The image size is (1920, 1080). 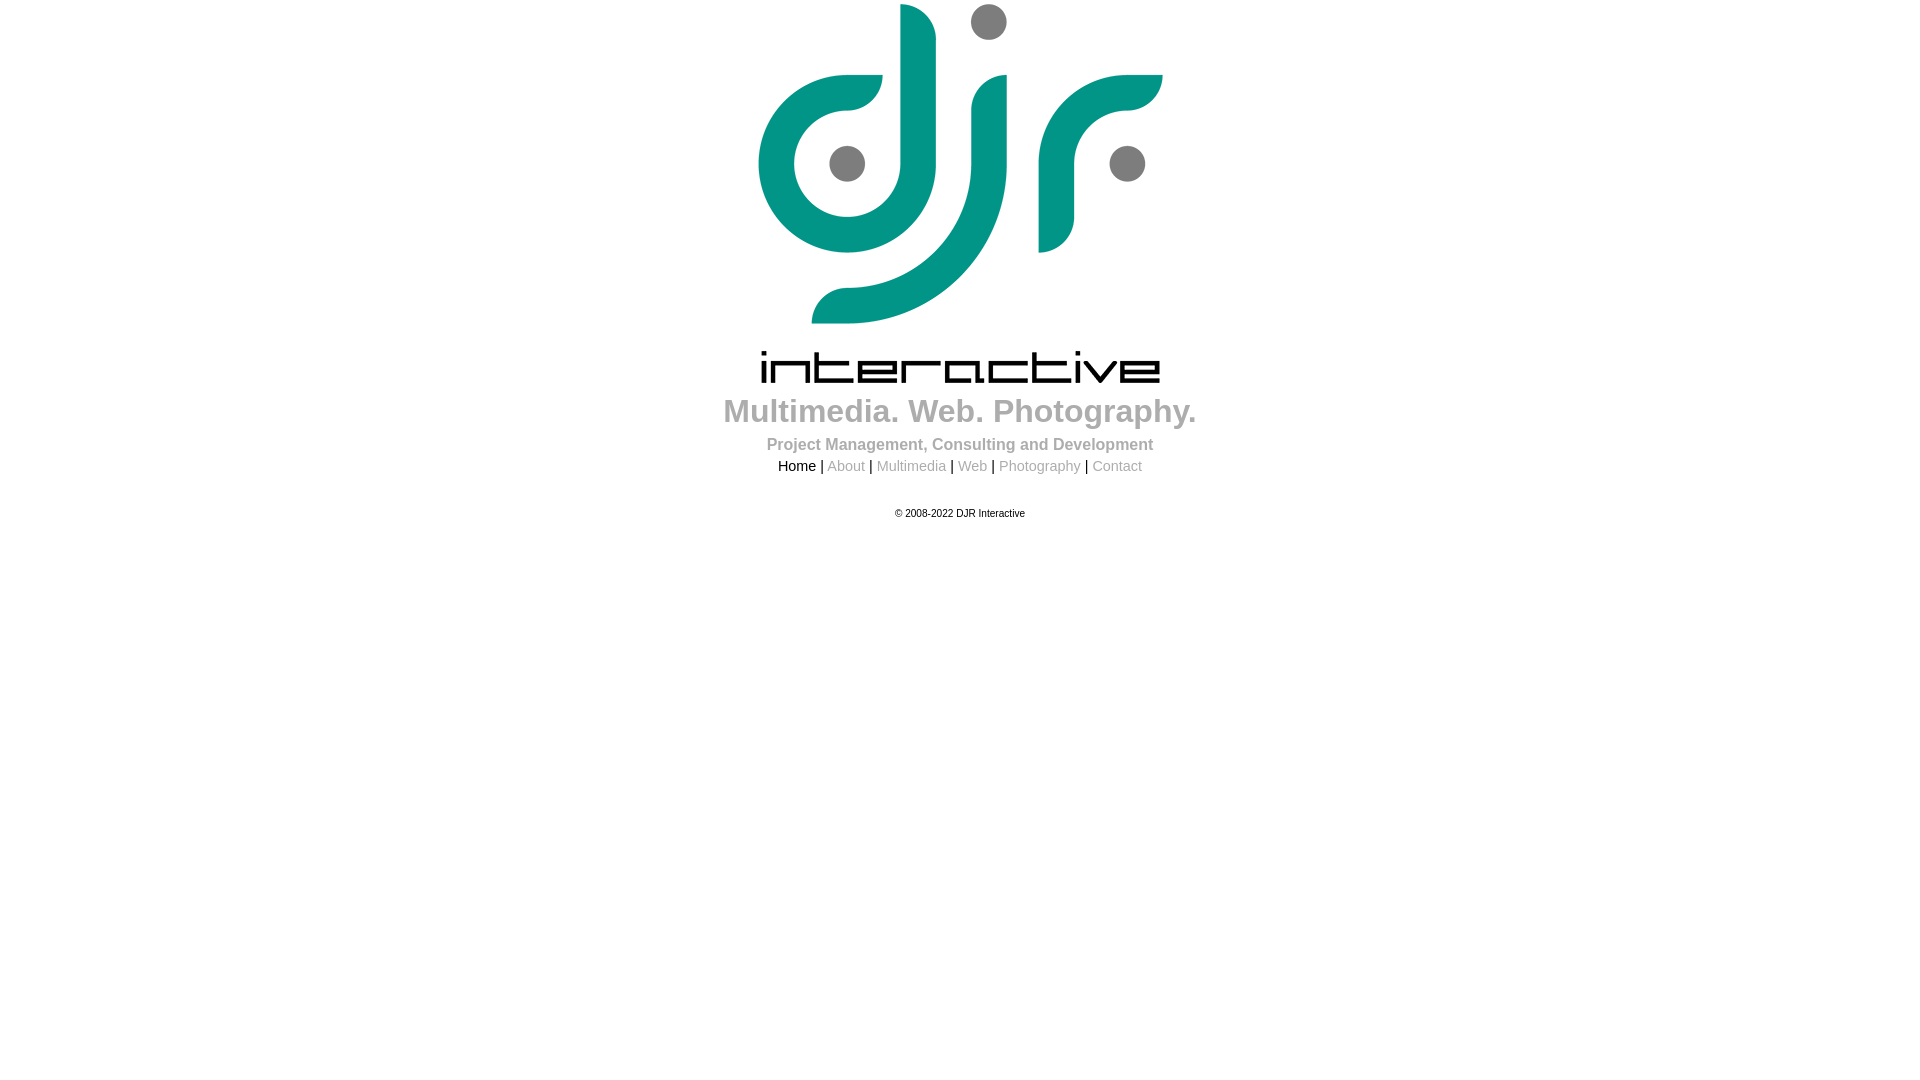 I want to click on 'About', so click(x=845, y=466).